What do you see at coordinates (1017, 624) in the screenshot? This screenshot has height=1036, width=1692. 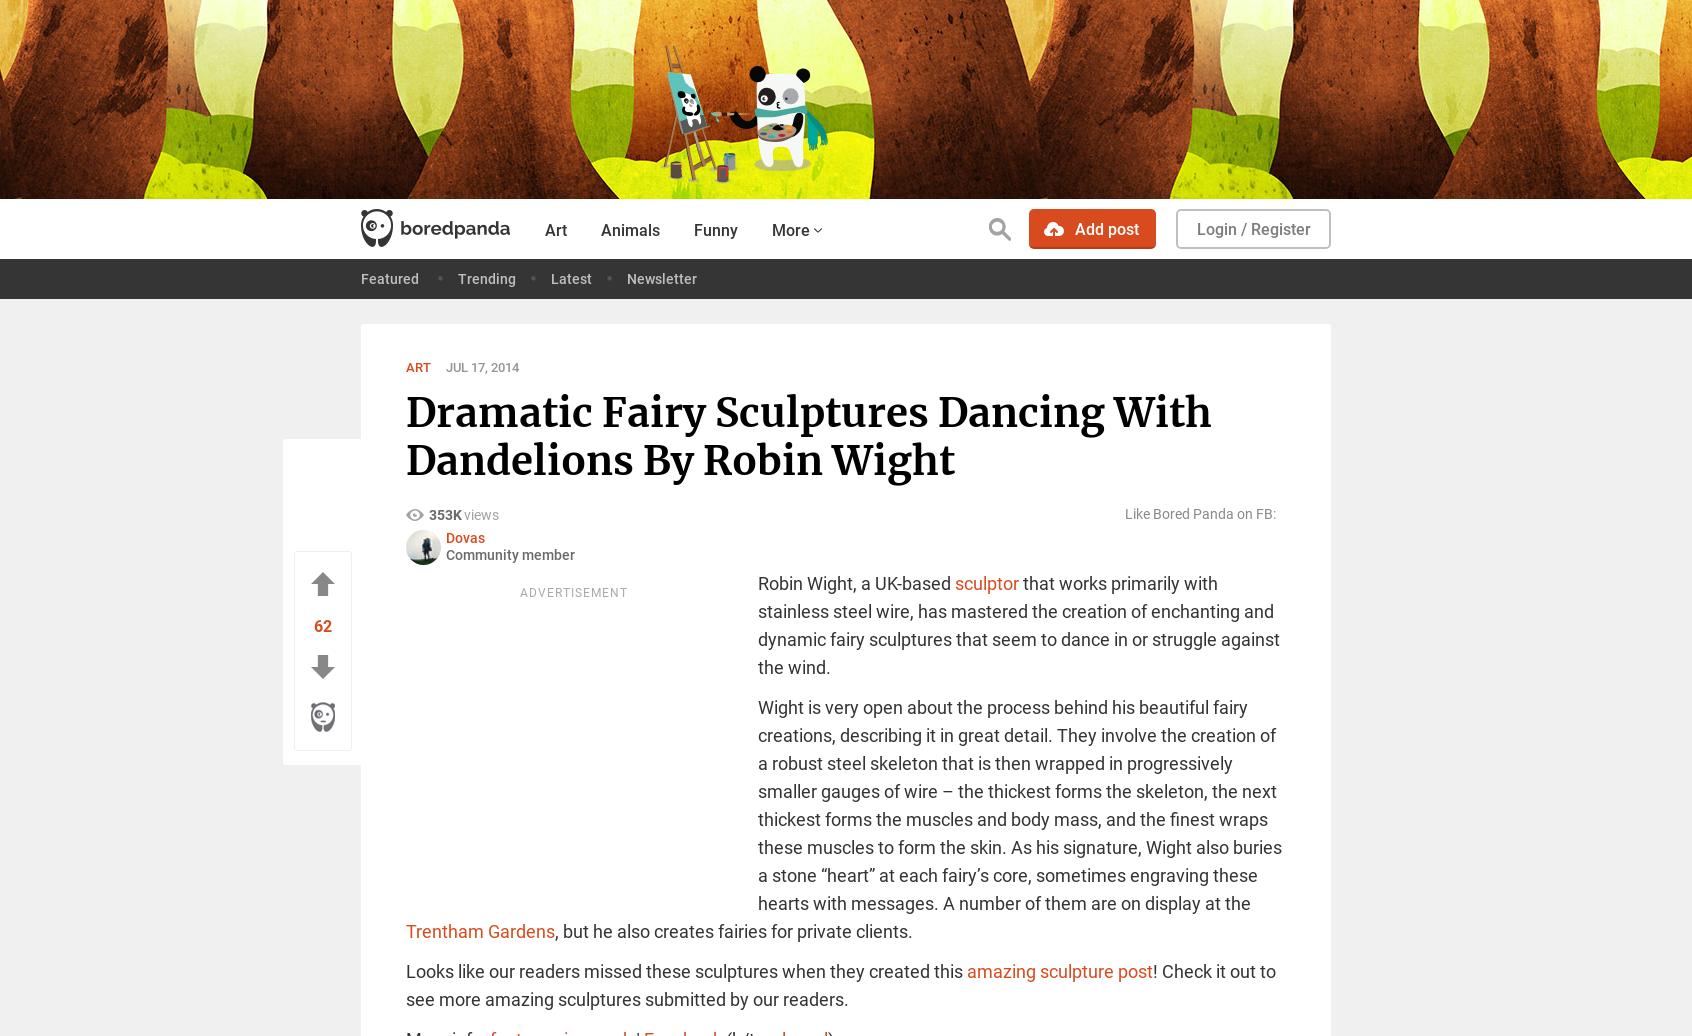 I see `'that works primarily with stainless steel wire, has mastered the creation of enchanting and dynamic fairy sculptures that seem to dance in or struggle against the wind.'` at bounding box center [1017, 624].